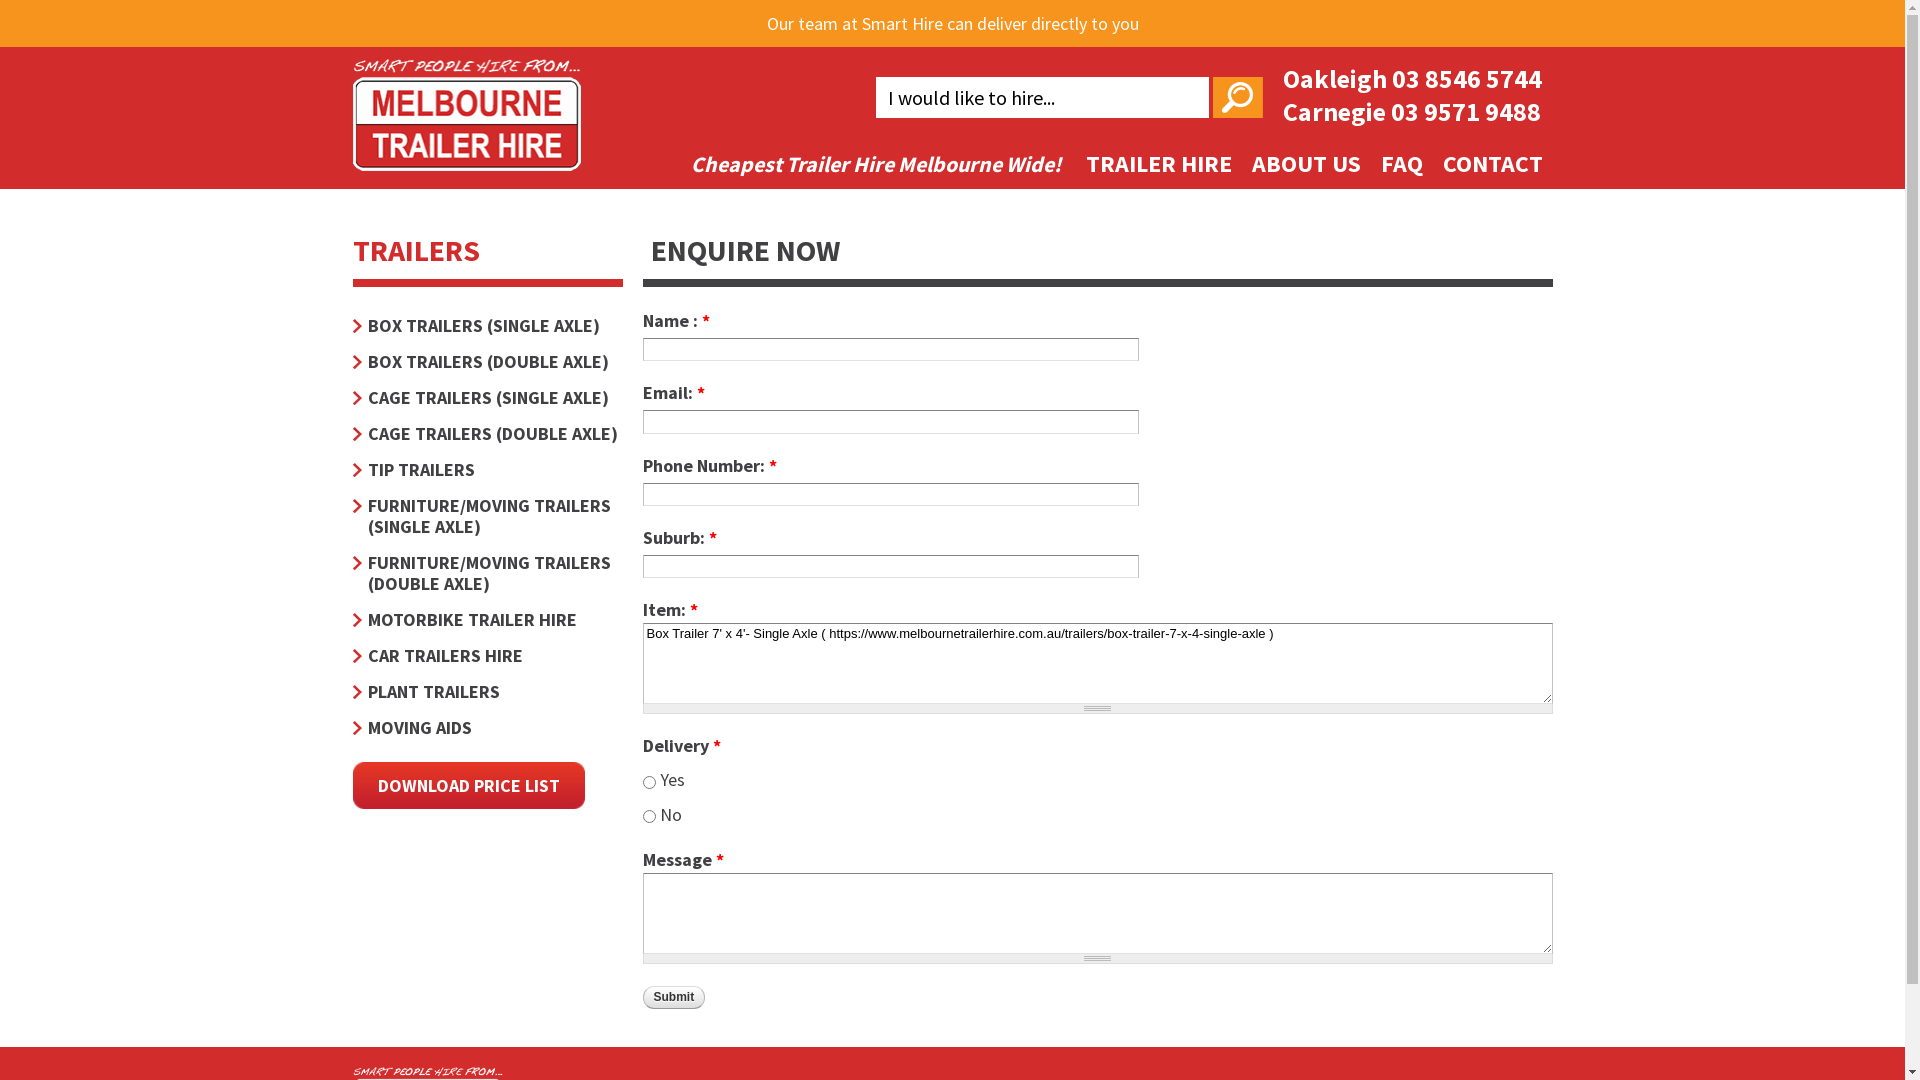  What do you see at coordinates (486, 727) in the screenshot?
I see `'MOVING AIDS'` at bounding box center [486, 727].